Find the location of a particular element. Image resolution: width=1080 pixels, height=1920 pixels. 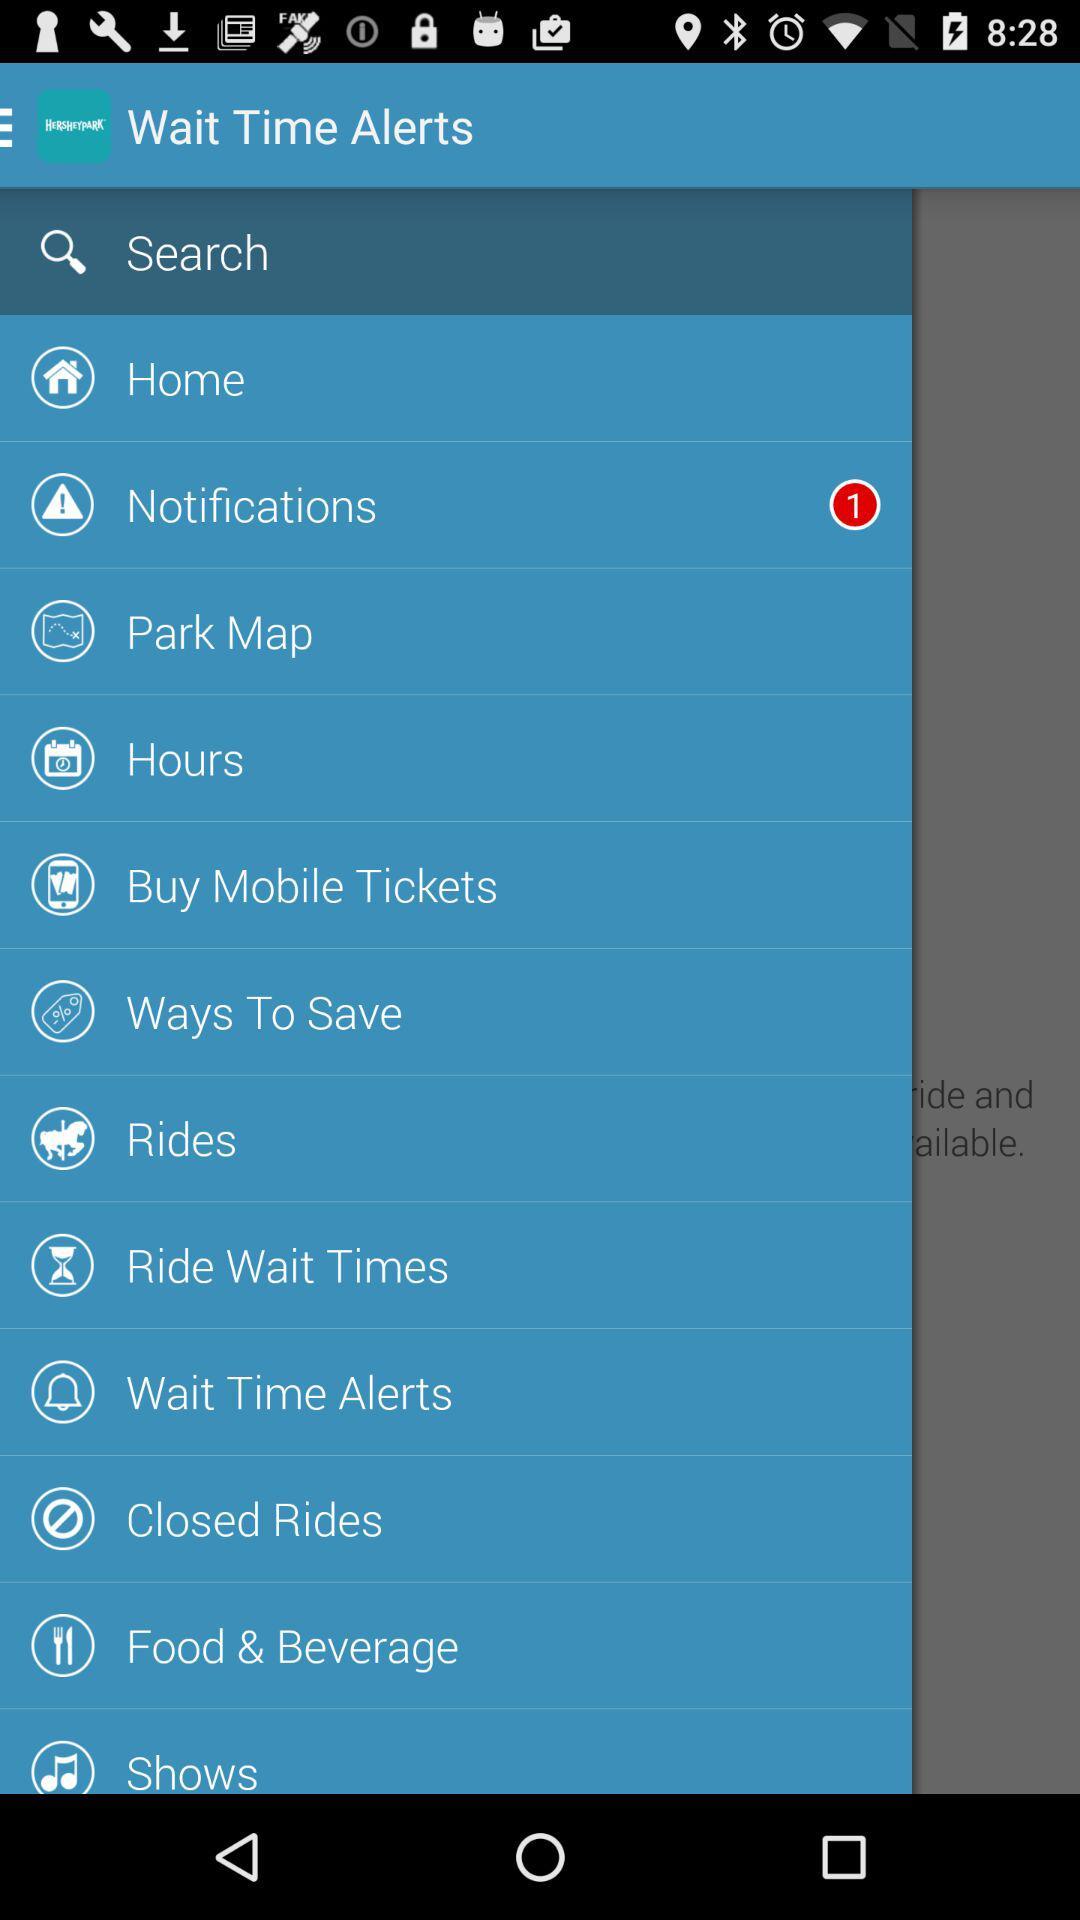

the button beside the text home is located at coordinates (62, 378).